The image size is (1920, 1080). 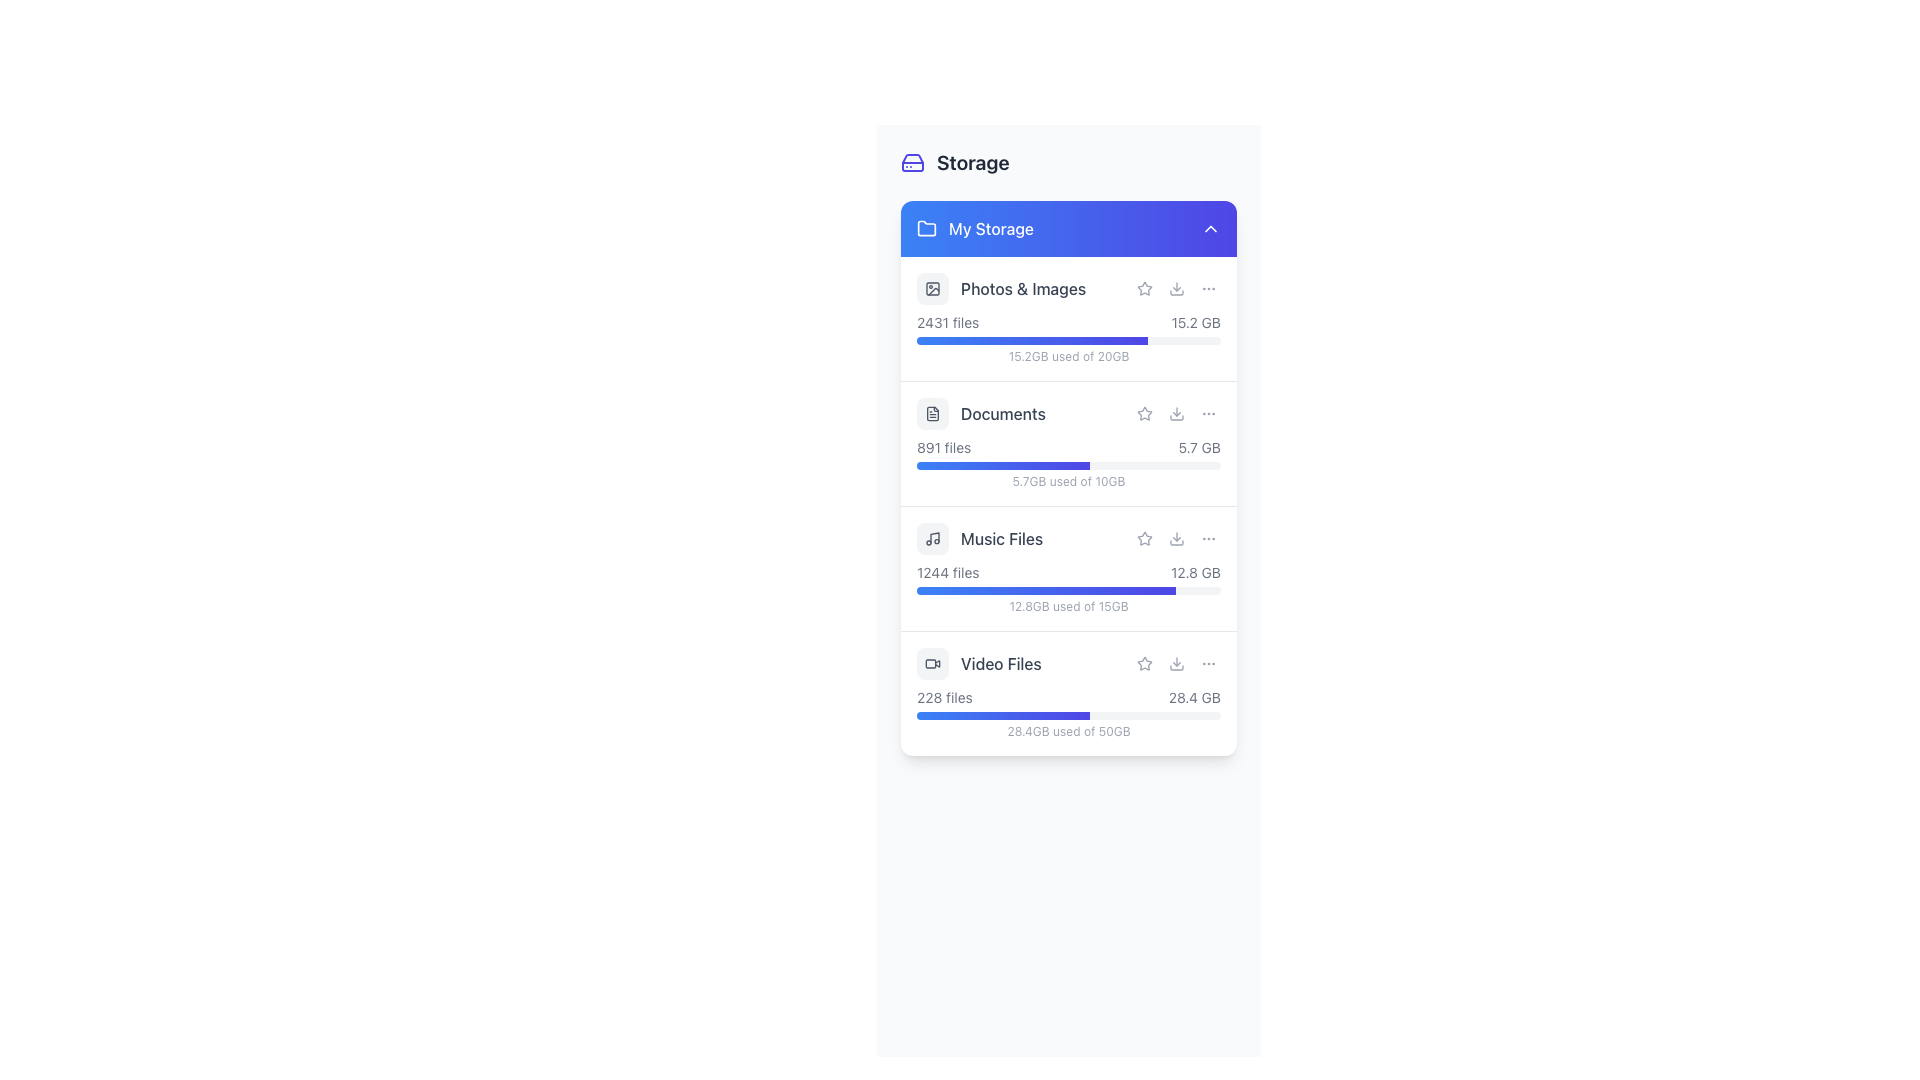 What do you see at coordinates (931, 538) in the screenshot?
I see `the decorative icon representing the 'Music Files' section, which is positioned to the left of the text 'Music Files' and above the storage usage progress bar` at bounding box center [931, 538].